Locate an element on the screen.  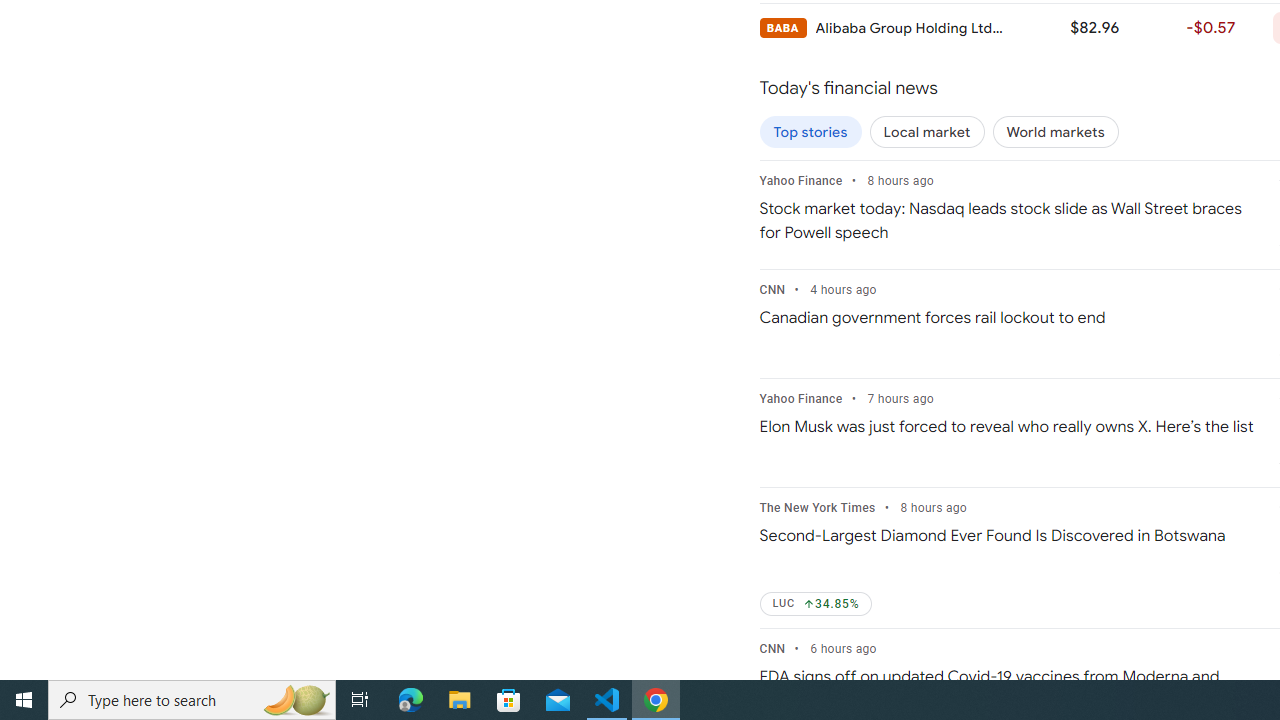
'Local market' is located at coordinates (926, 132).